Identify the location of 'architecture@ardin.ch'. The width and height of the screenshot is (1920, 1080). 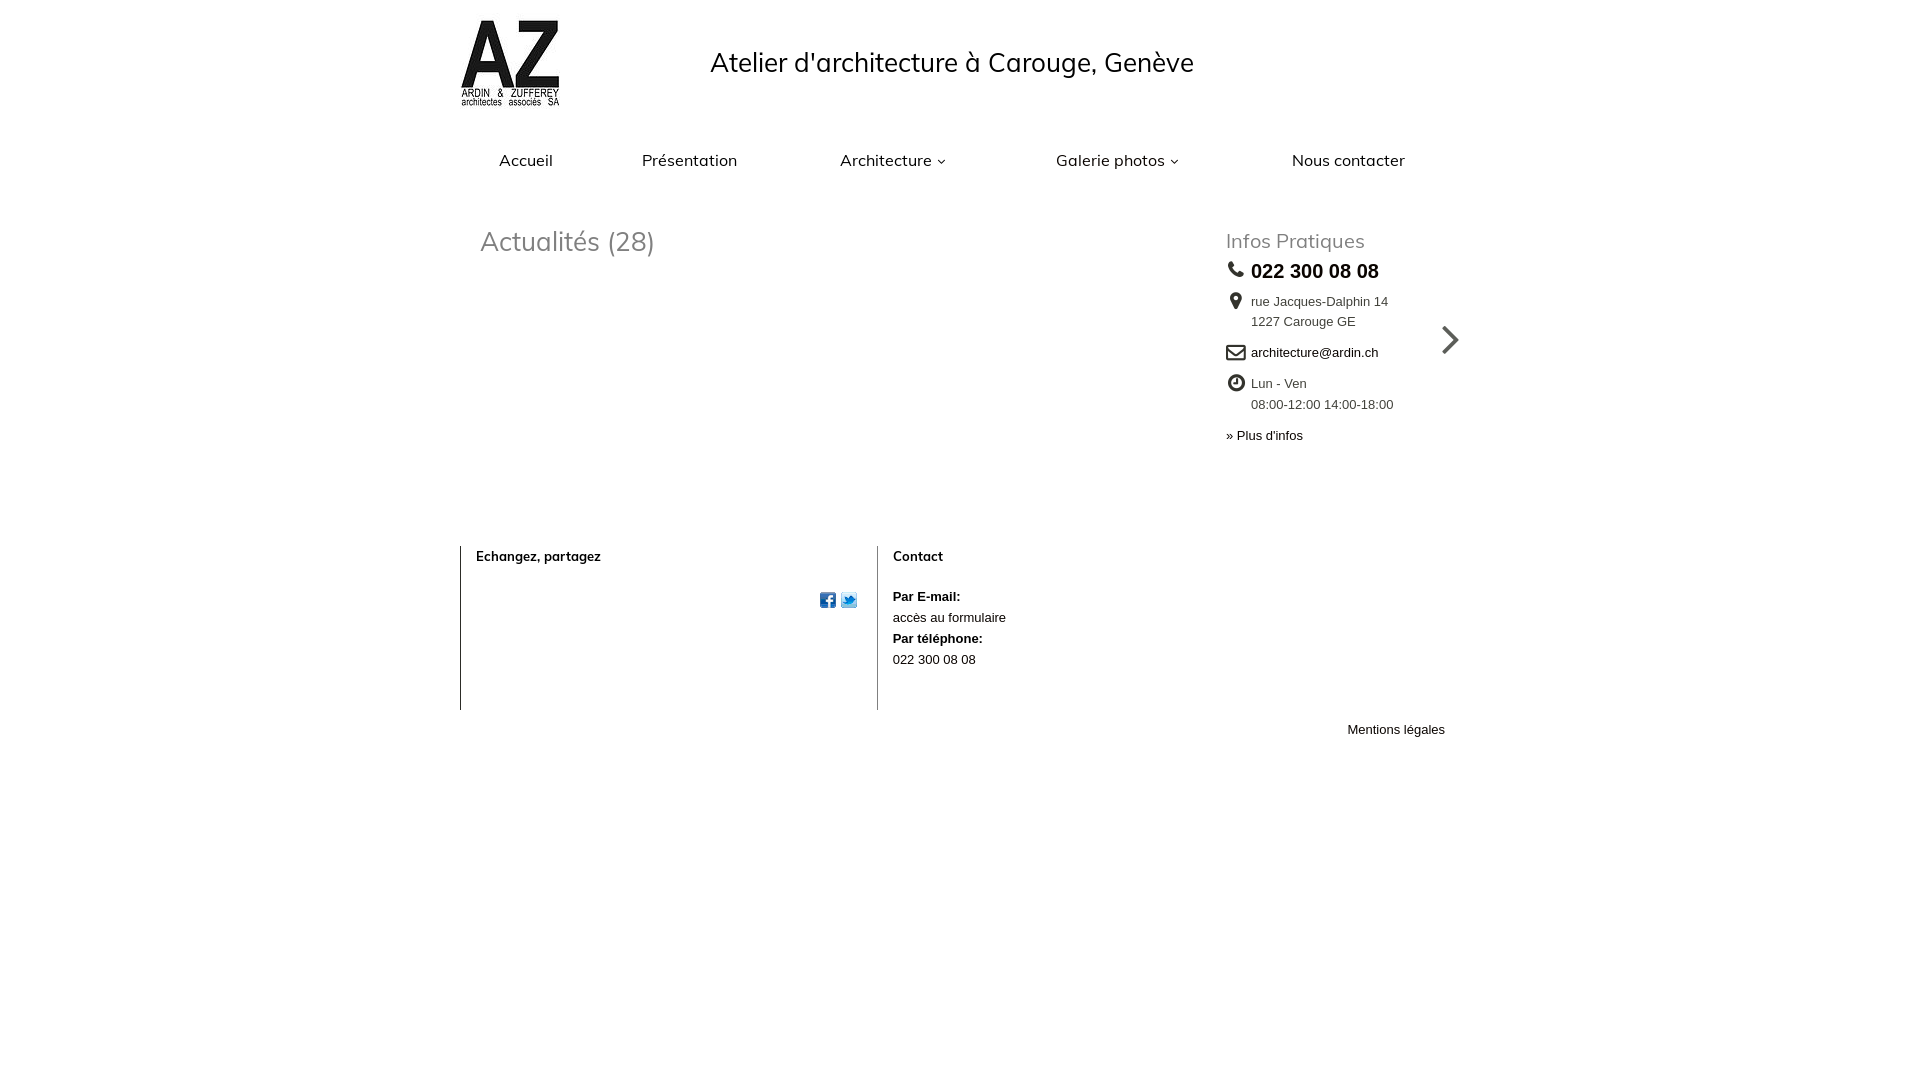
(1320, 352).